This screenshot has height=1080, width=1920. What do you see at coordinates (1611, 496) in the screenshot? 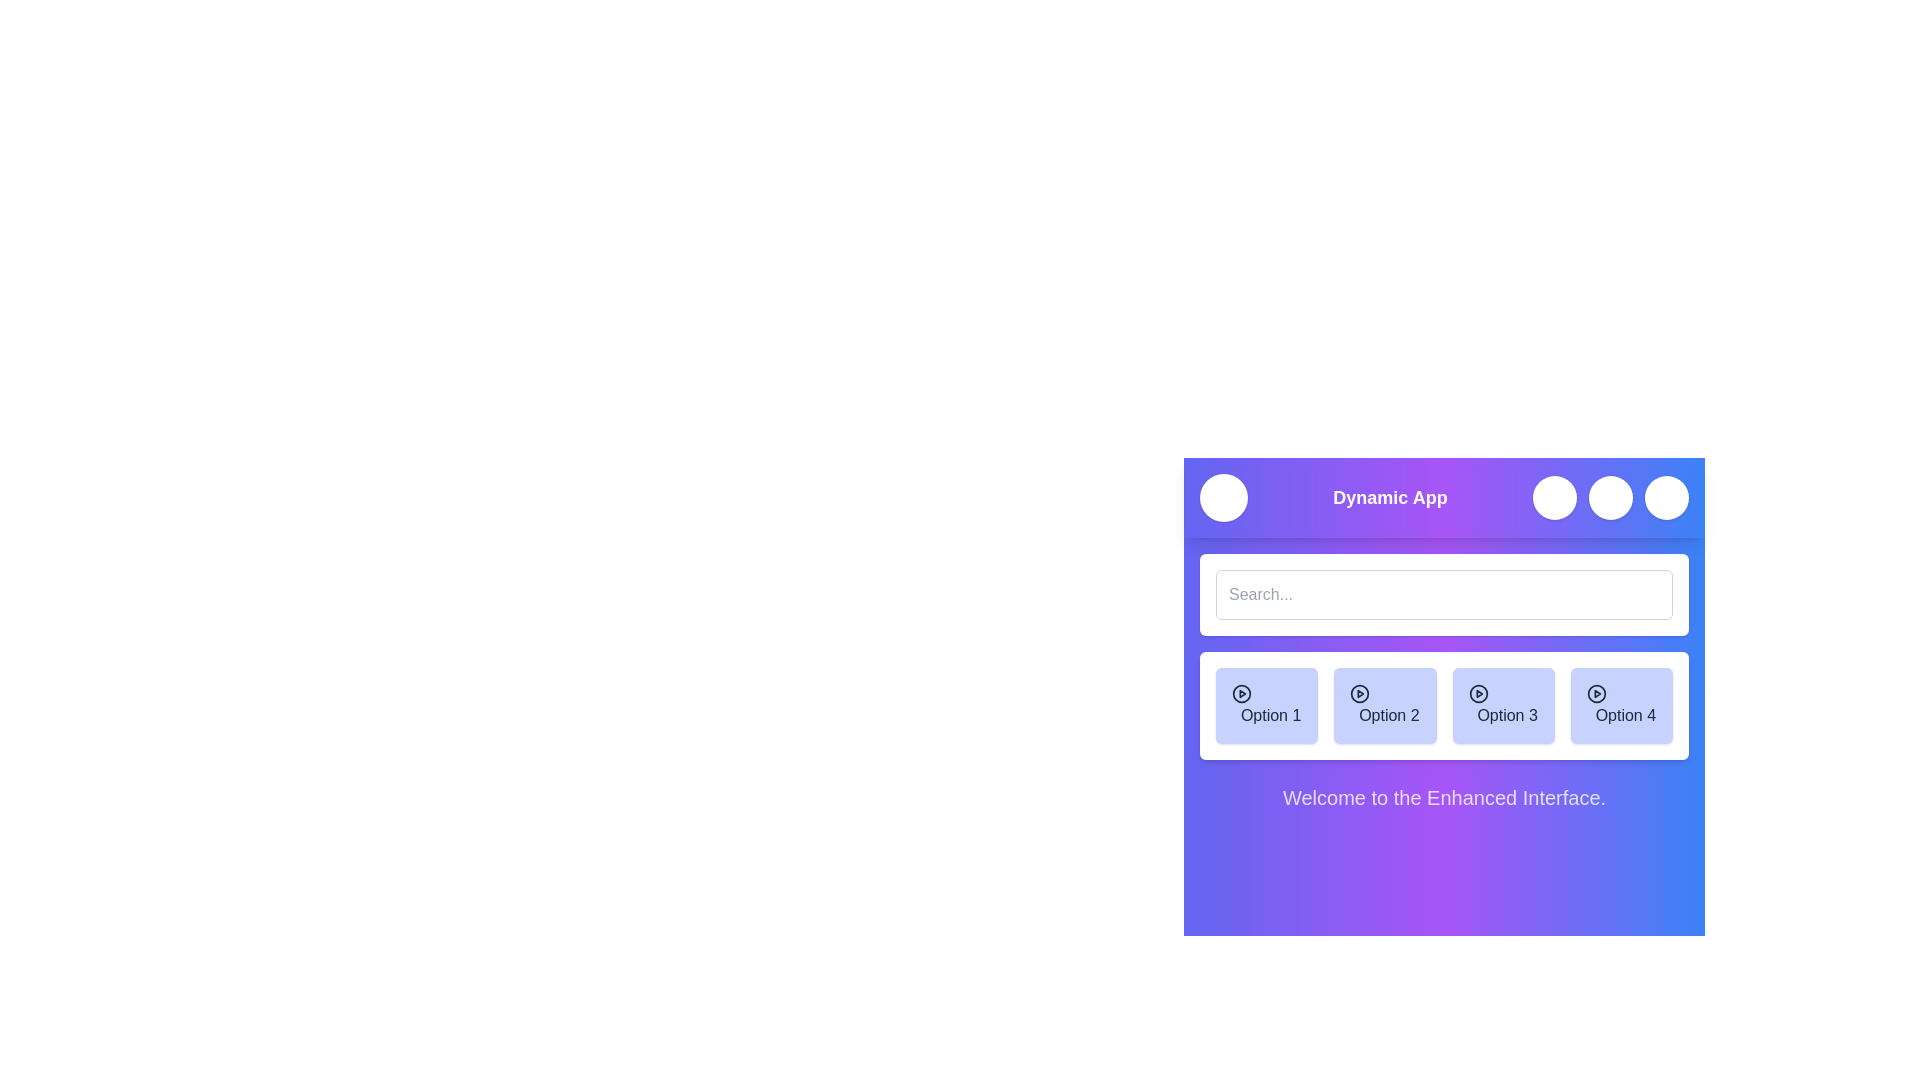
I see `the Bell button in the header to navigate` at bounding box center [1611, 496].